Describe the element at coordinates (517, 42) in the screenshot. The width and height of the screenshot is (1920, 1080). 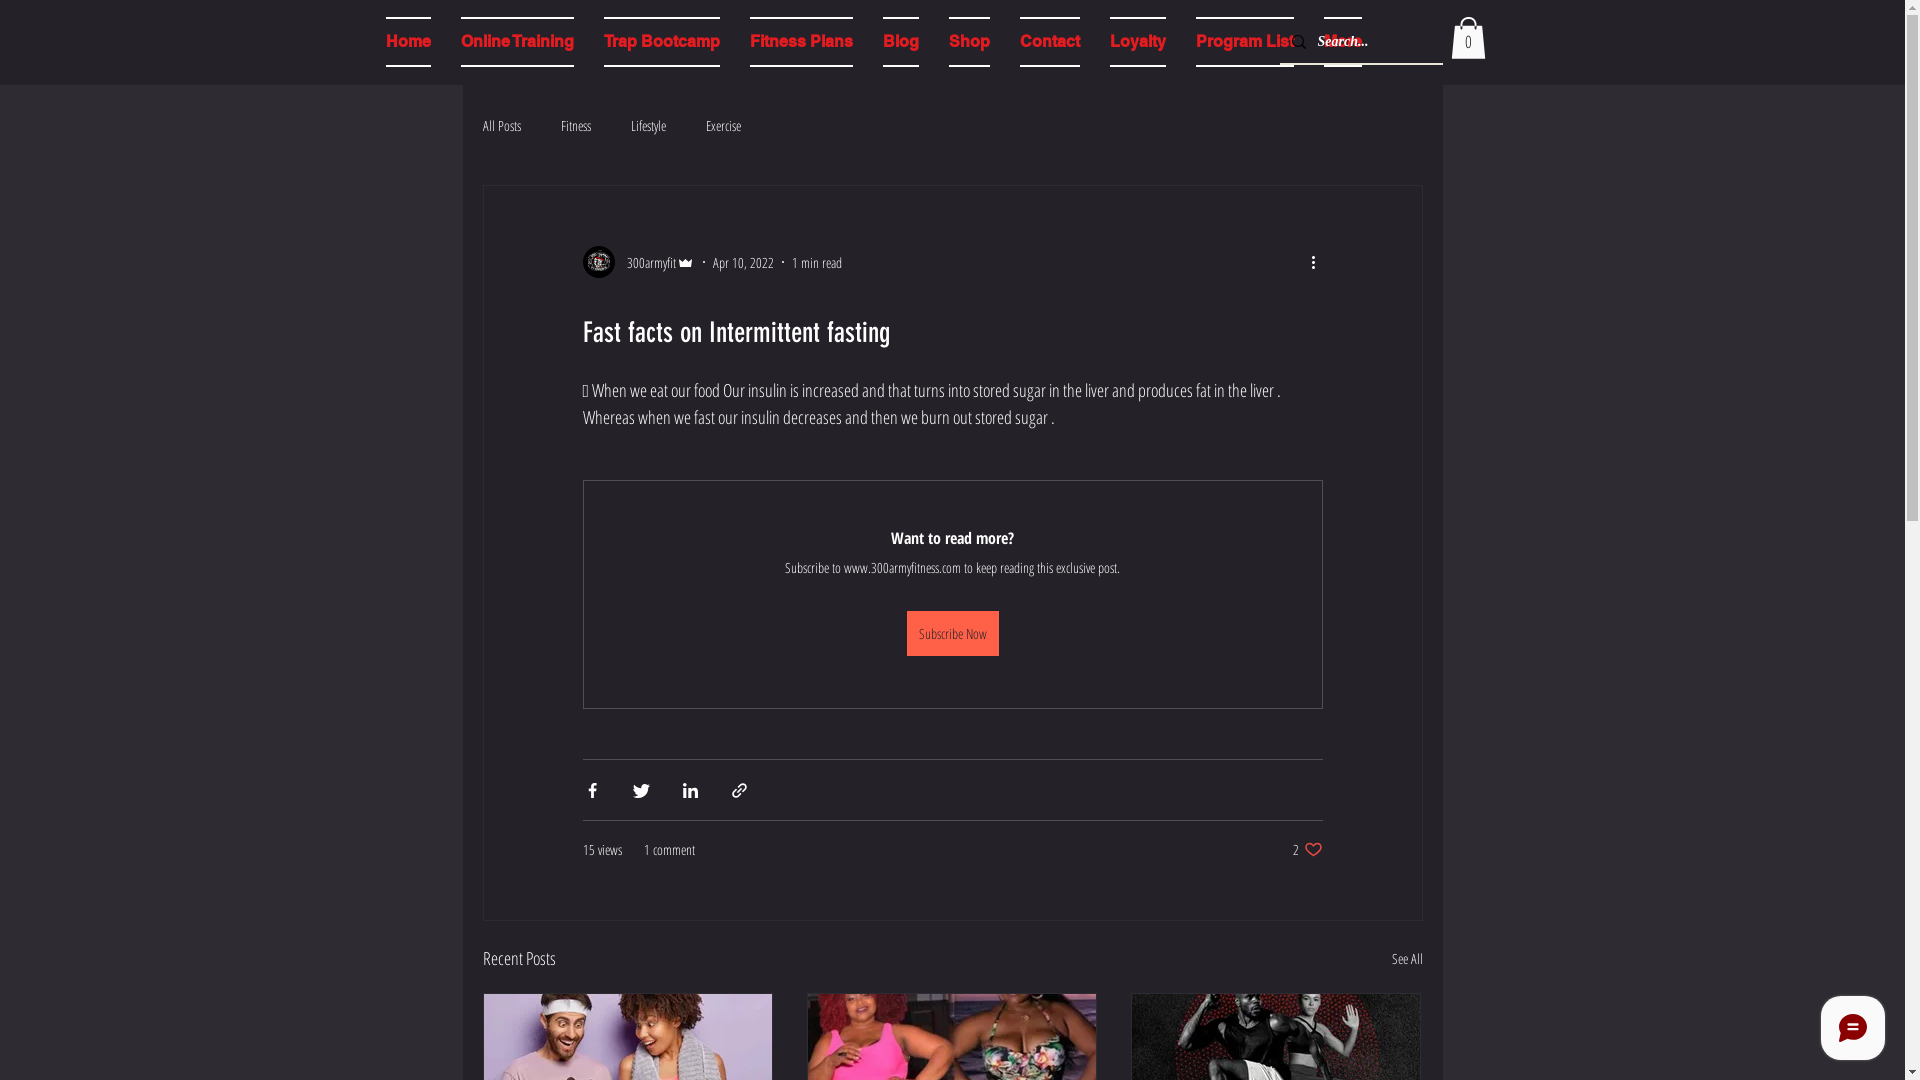
I see `'Online Training'` at that location.